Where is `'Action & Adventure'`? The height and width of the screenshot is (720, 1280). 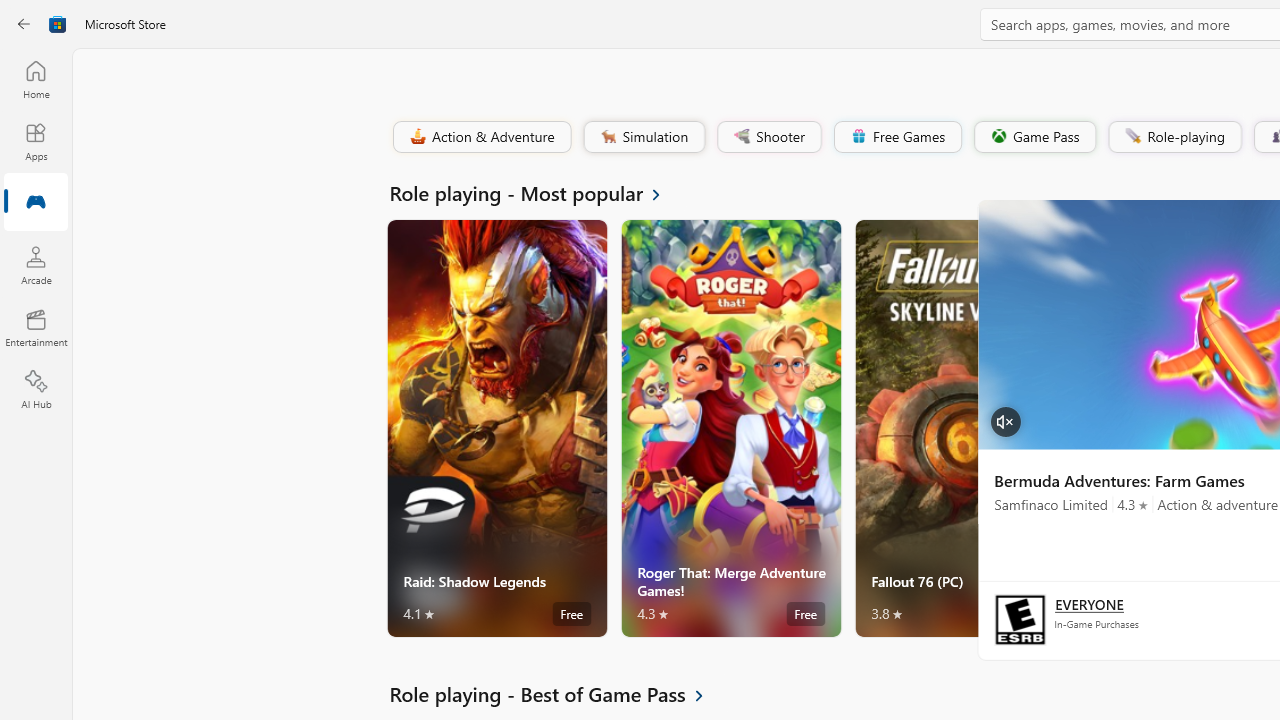
'Action & Adventure' is located at coordinates (480, 135).